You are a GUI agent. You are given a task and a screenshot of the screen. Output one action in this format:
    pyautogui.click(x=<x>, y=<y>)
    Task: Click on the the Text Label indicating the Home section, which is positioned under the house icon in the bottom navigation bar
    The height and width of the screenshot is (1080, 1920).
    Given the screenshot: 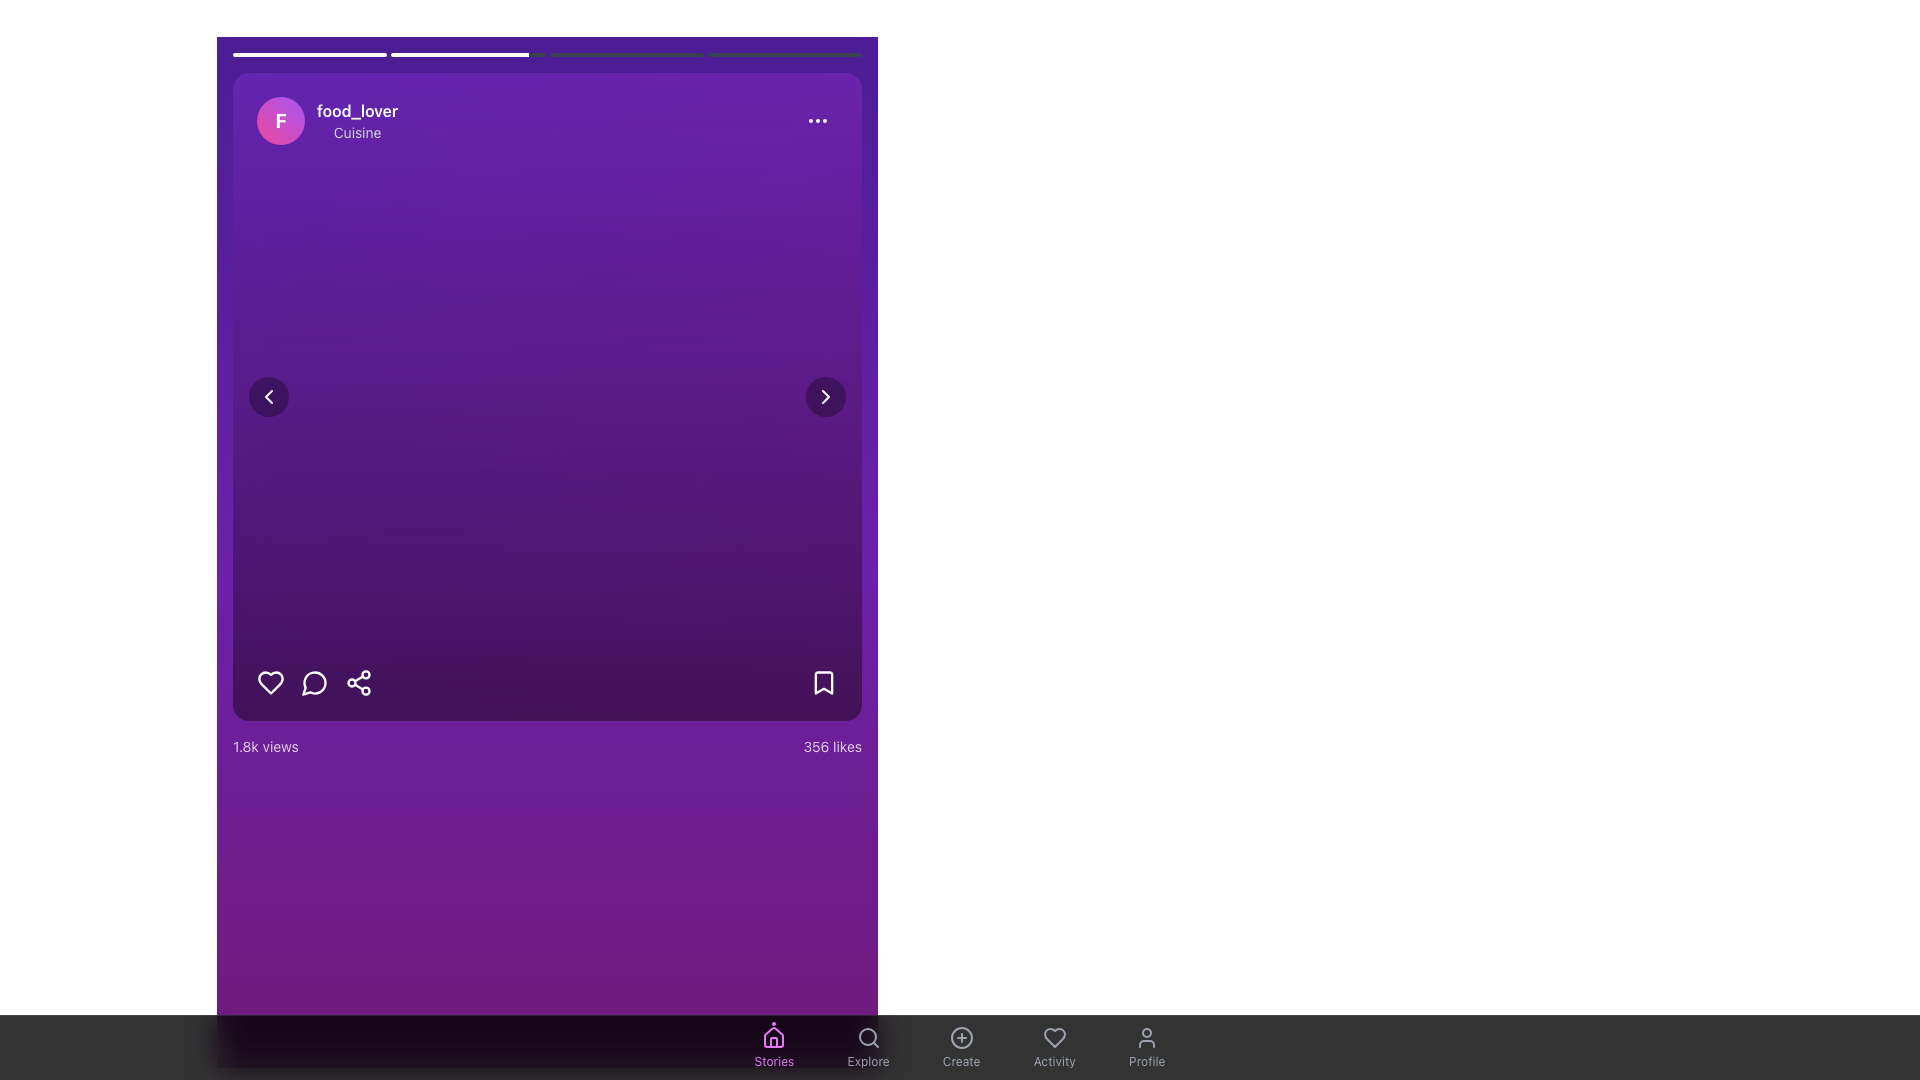 What is the action you would take?
    pyautogui.click(x=773, y=1060)
    